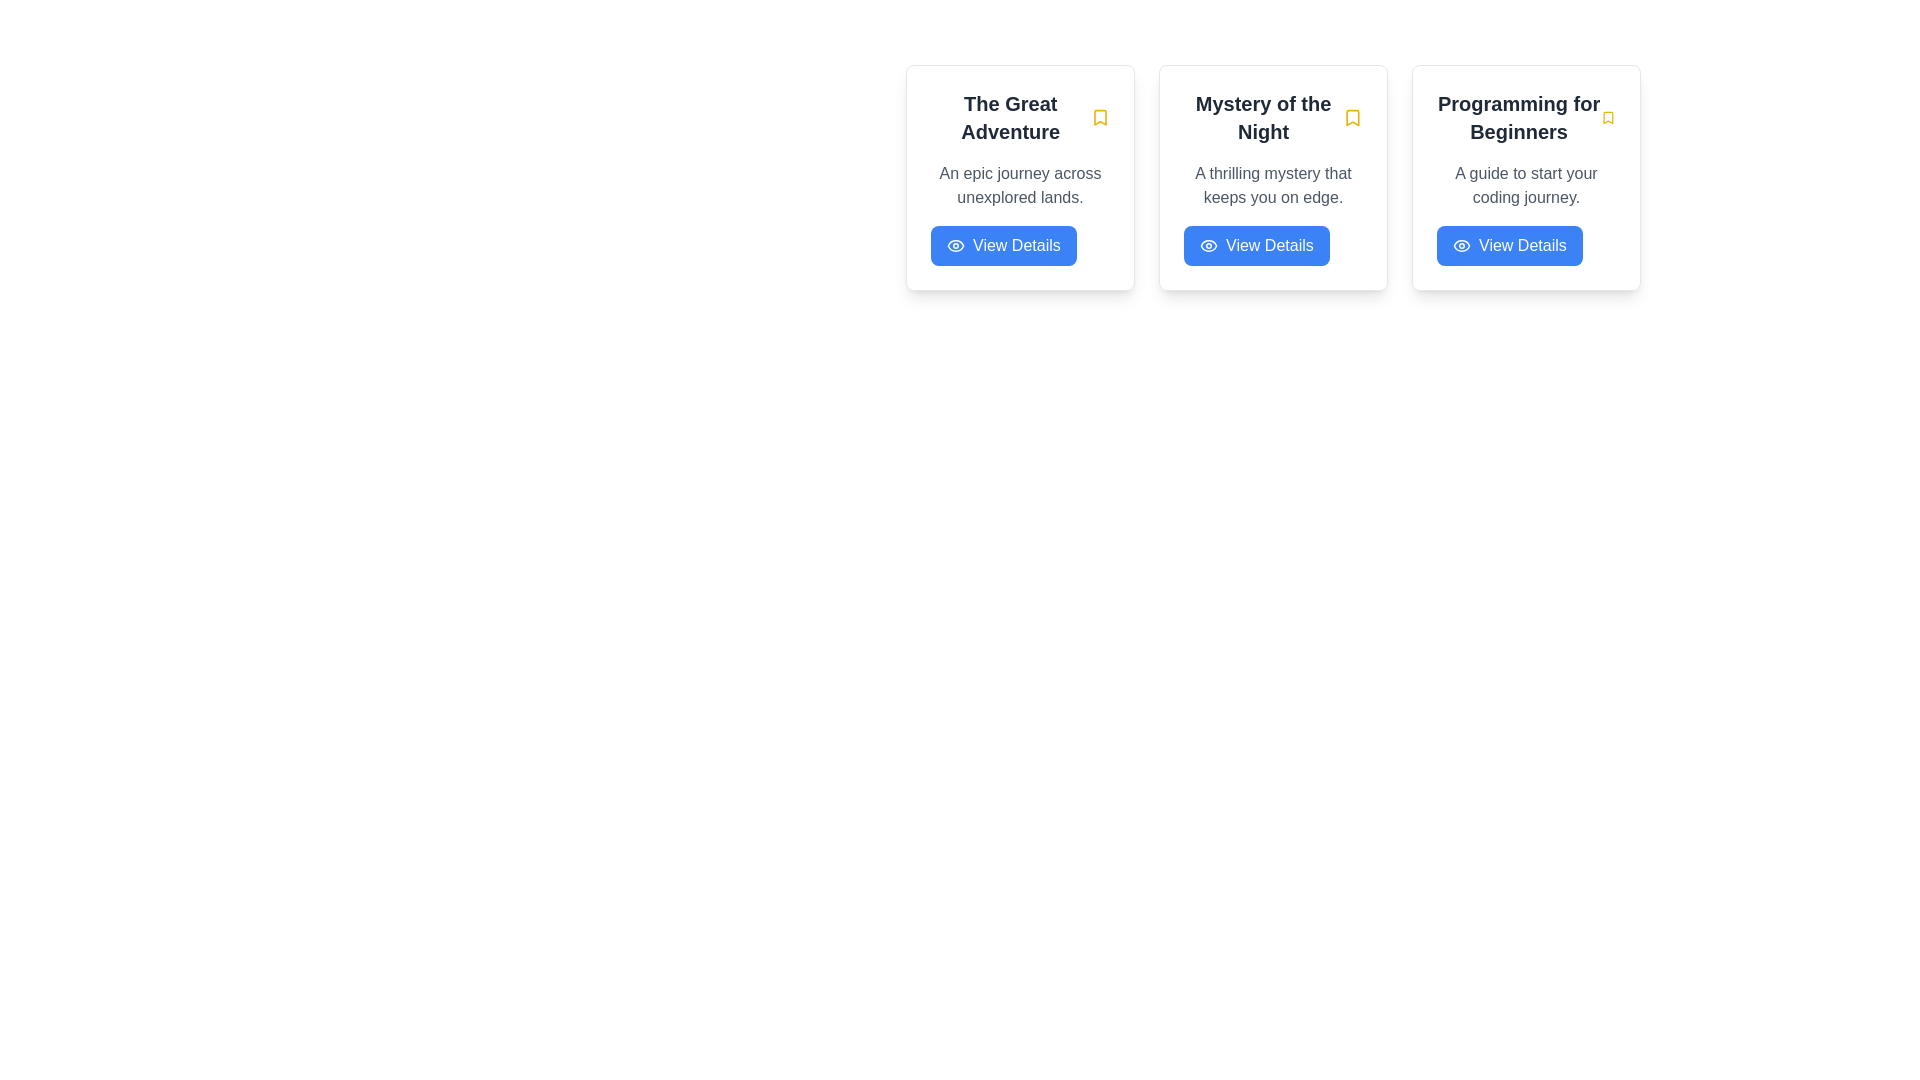 This screenshot has width=1920, height=1080. Describe the element at coordinates (1525, 185) in the screenshot. I see `the text that reads 'A guide to start your coding journey.' which is styled in gray color and located below the title 'Programming for Beginners' in the third card from the left` at that location.